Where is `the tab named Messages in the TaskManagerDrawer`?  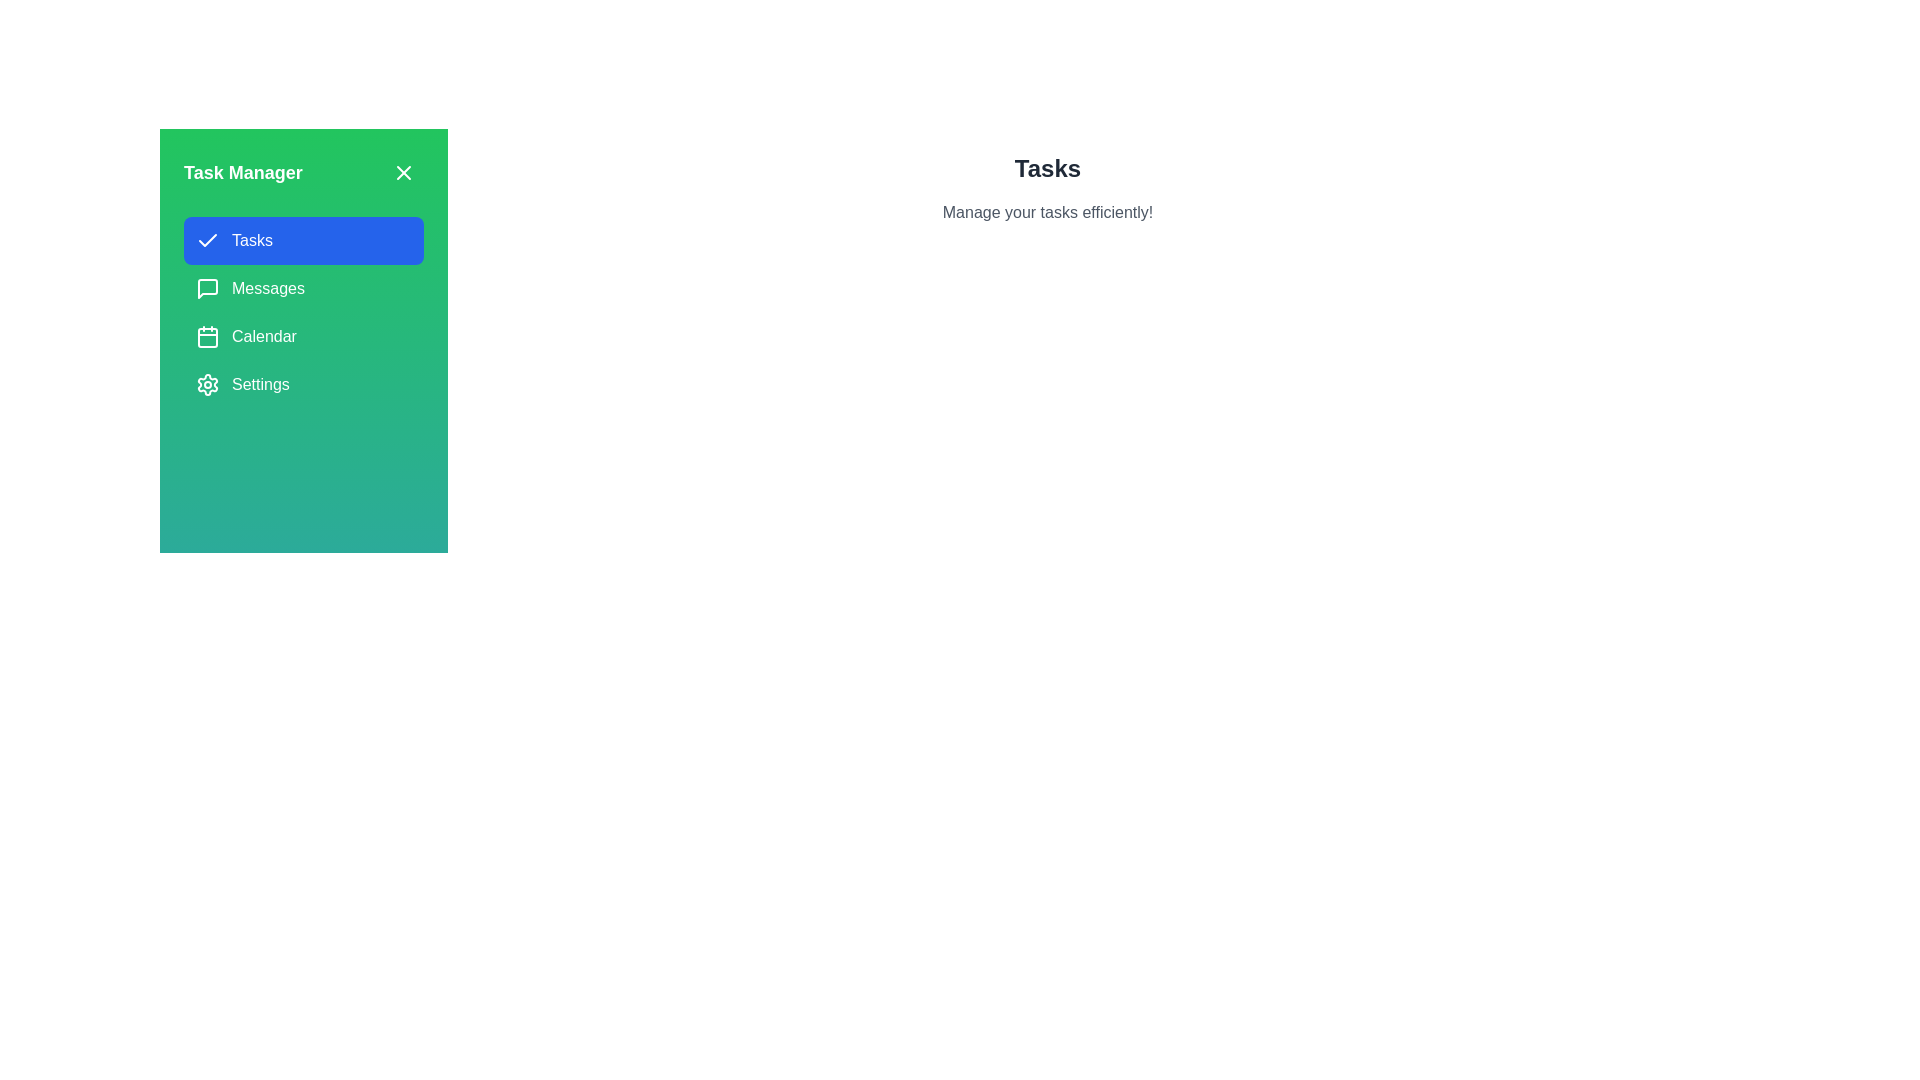
the tab named Messages in the TaskManagerDrawer is located at coordinates (302, 289).